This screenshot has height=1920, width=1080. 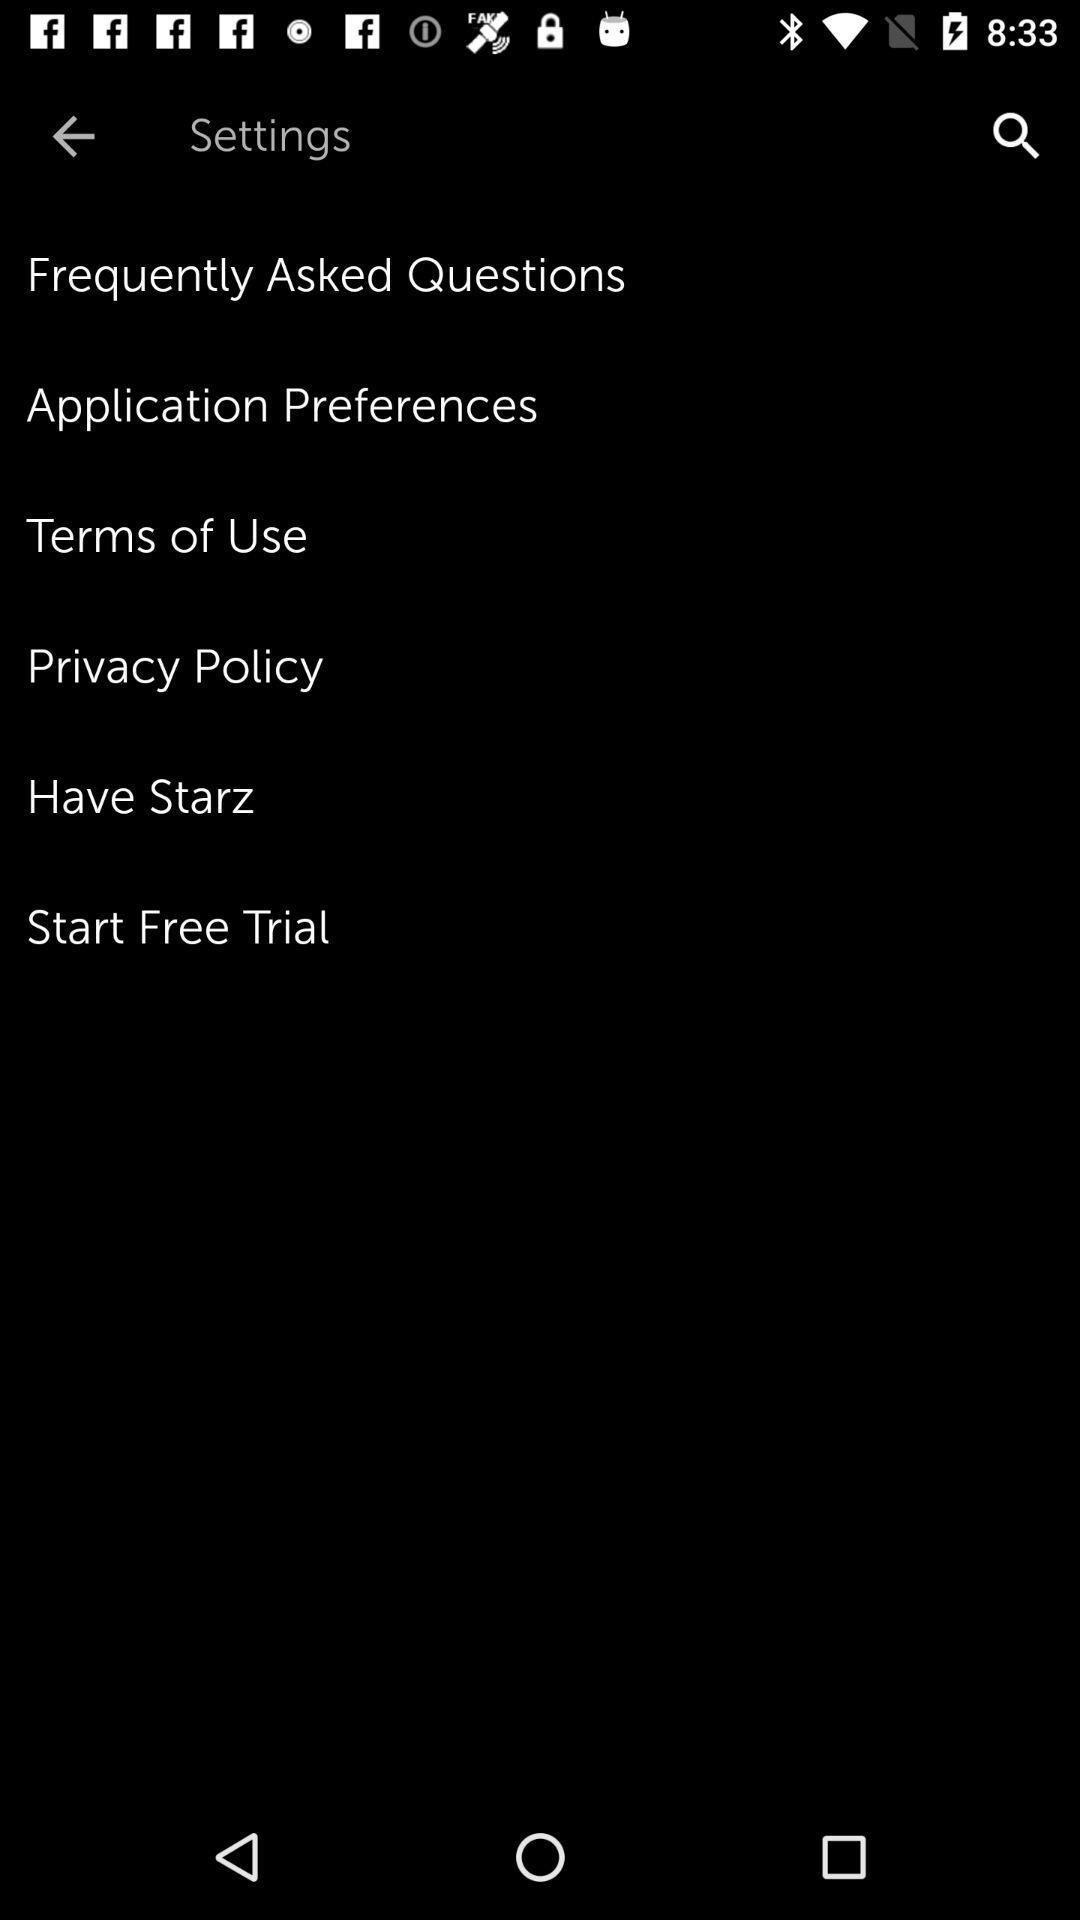 What do you see at coordinates (553, 404) in the screenshot?
I see `the item below frequently asked questions icon` at bounding box center [553, 404].